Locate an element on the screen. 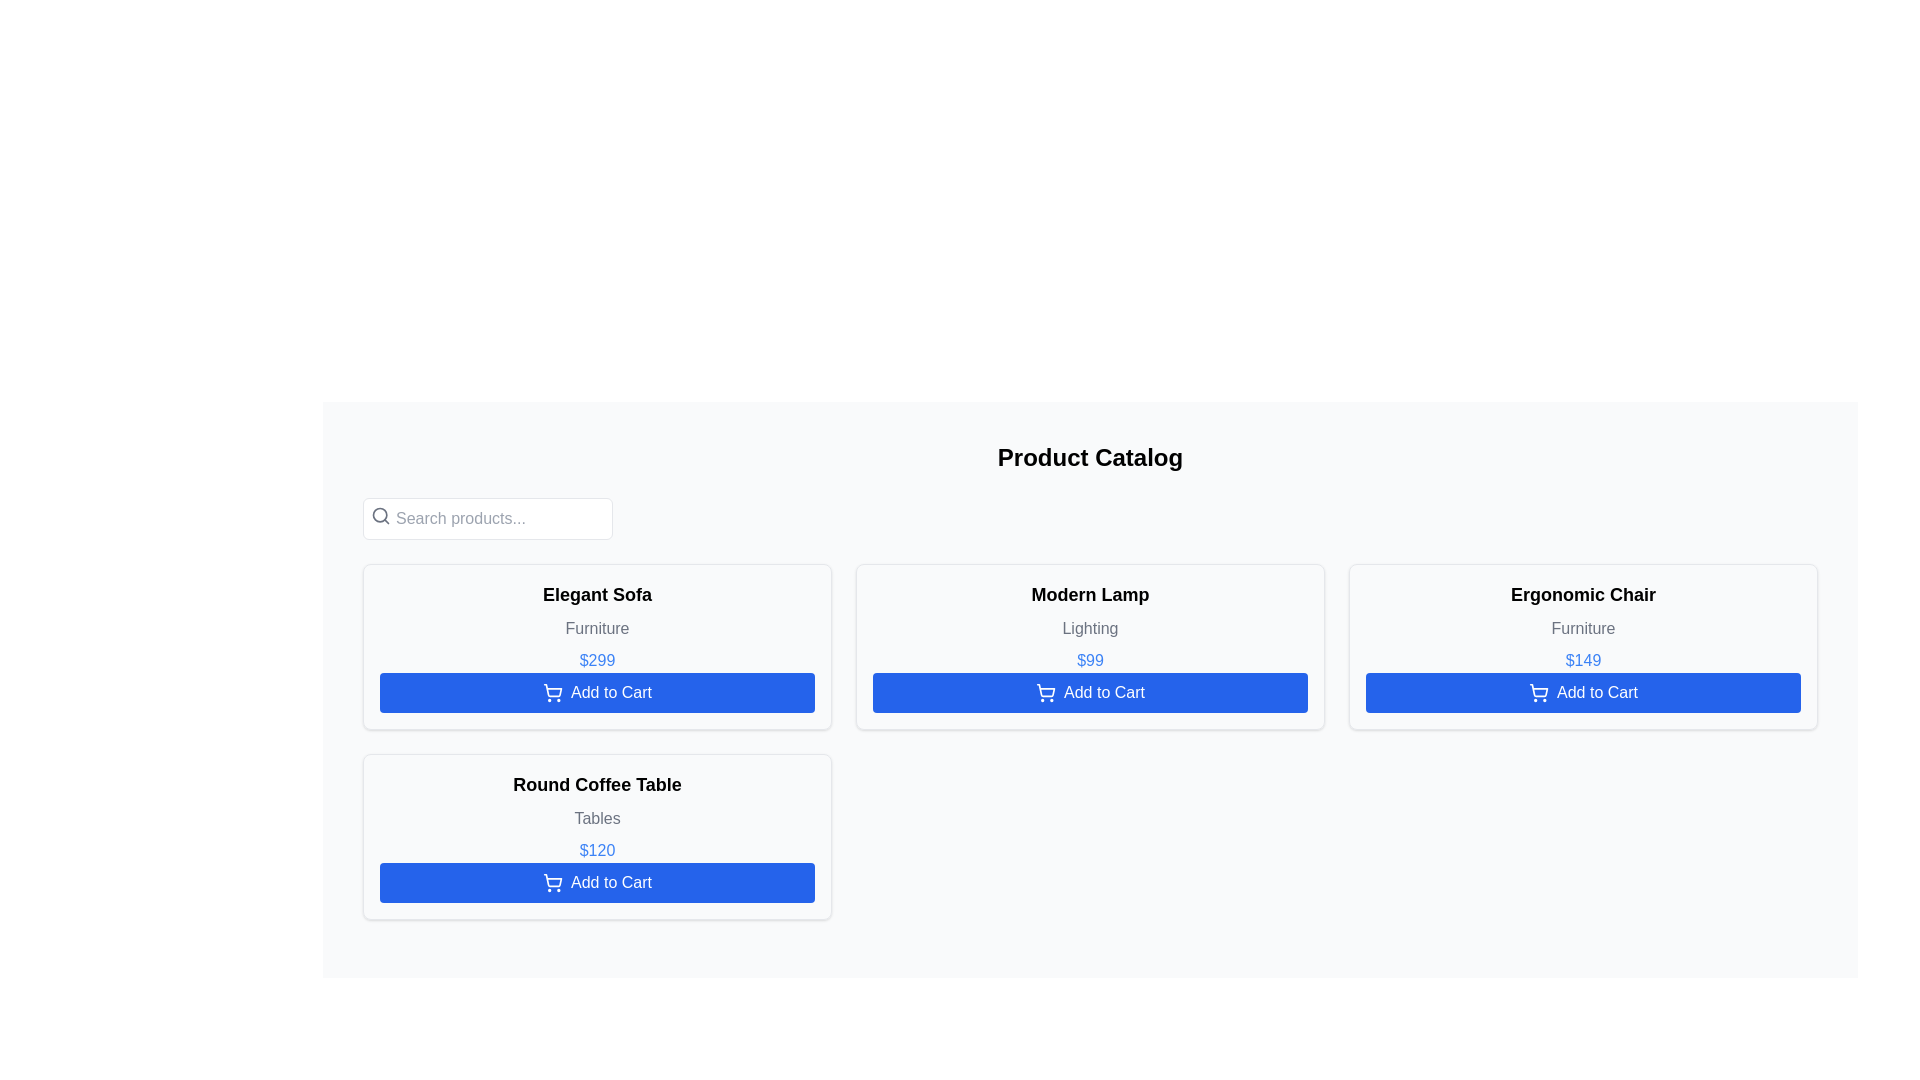 The image size is (1920, 1080). the price label displaying '$299' in blue, located below 'Furniture' and above the 'Add to Cart' button in the product card of 'Elegant Sofa' is located at coordinates (596, 660).